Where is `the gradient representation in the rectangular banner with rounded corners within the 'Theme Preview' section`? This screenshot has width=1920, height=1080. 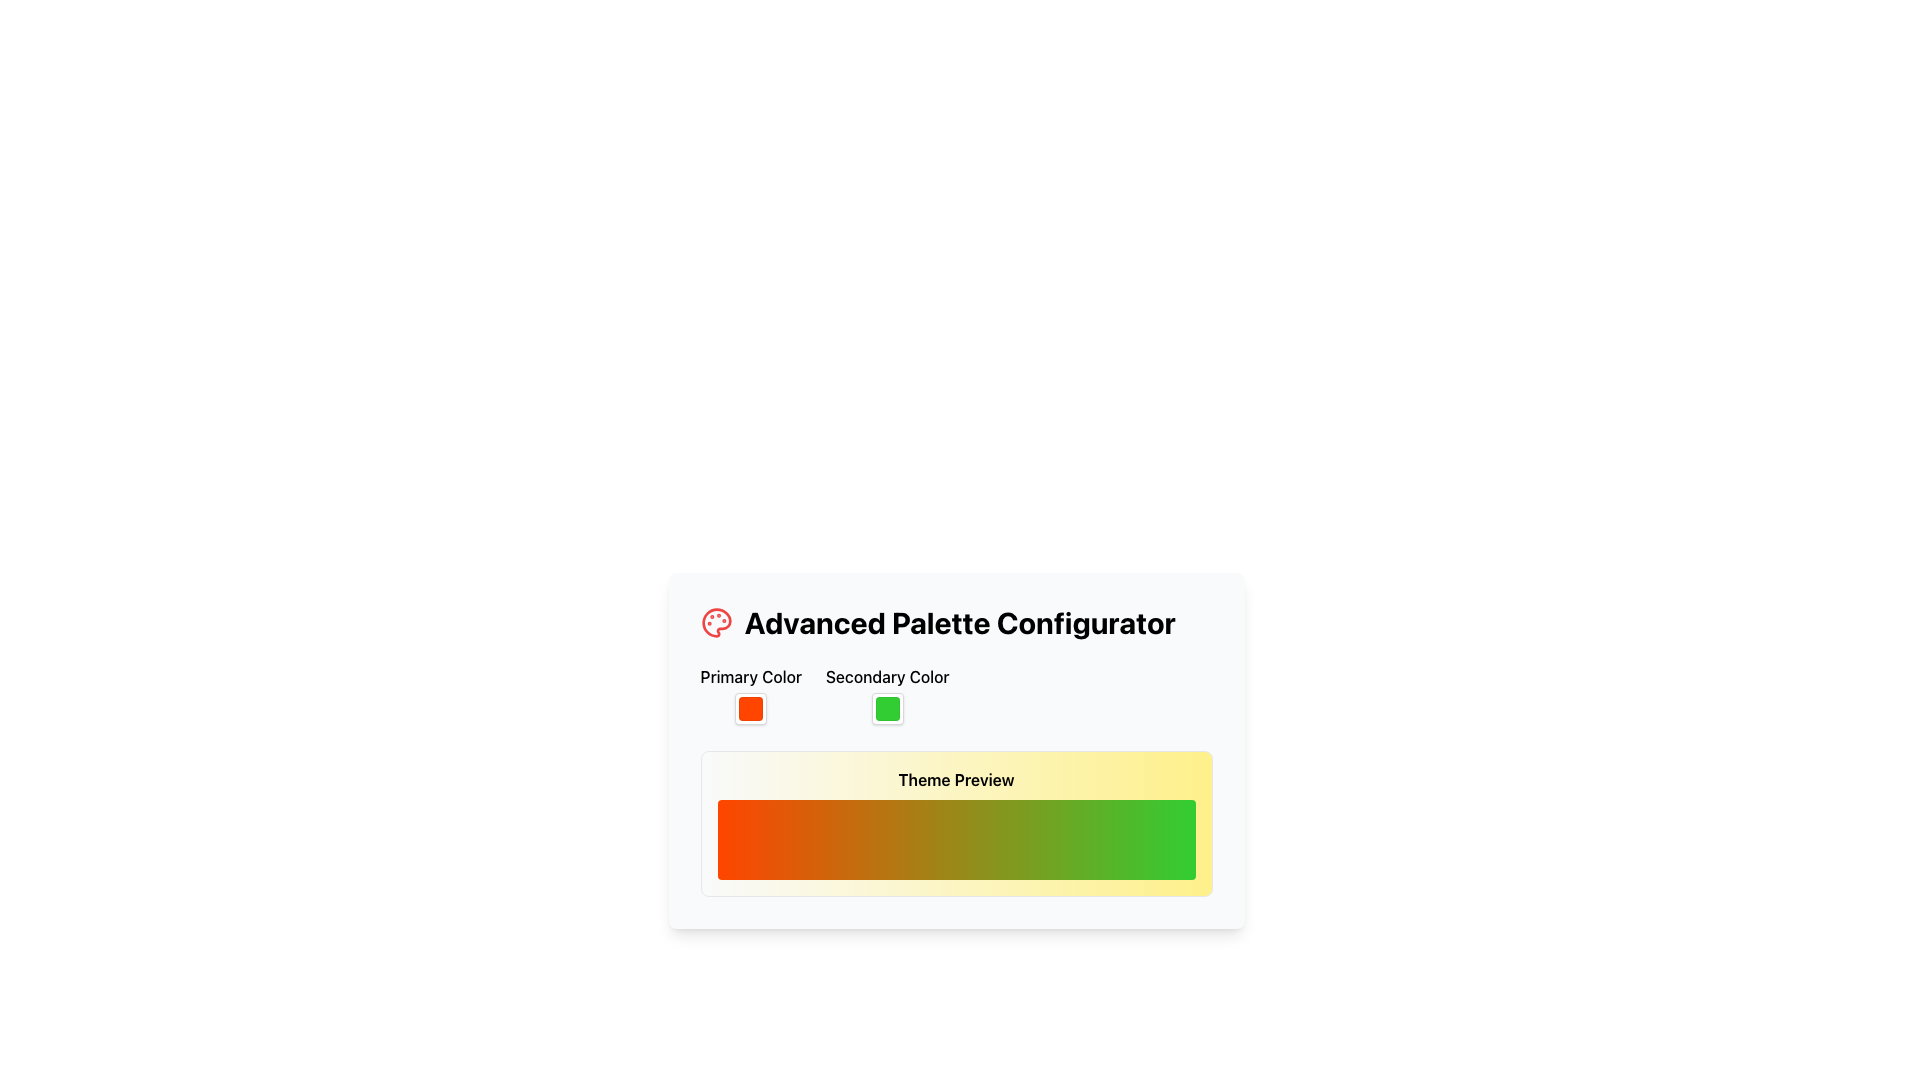 the gradient representation in the rectangular banner with rounded corners within the 'Theme Preview' section is located at coordinates (955, 840).